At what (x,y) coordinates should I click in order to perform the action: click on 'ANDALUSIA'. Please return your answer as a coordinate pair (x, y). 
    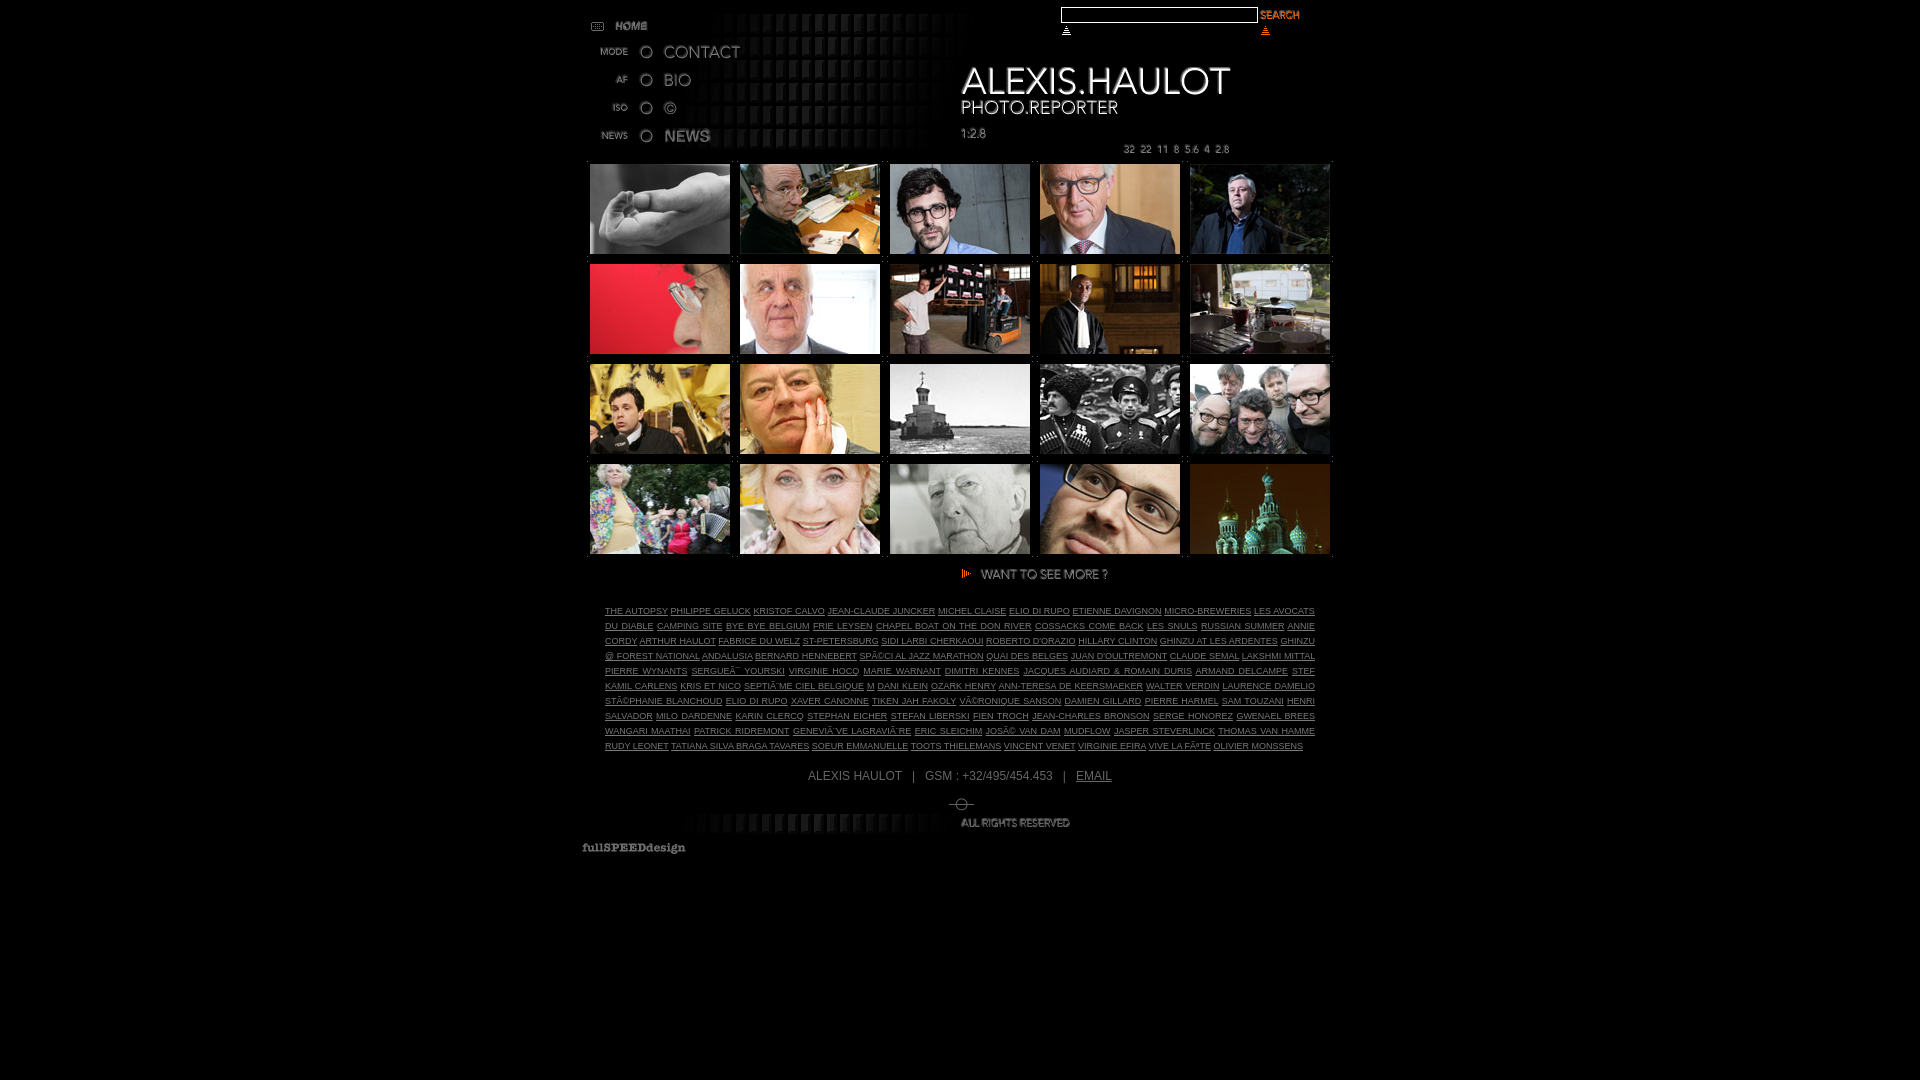
    Looking at the image, I should click on (726, 655).